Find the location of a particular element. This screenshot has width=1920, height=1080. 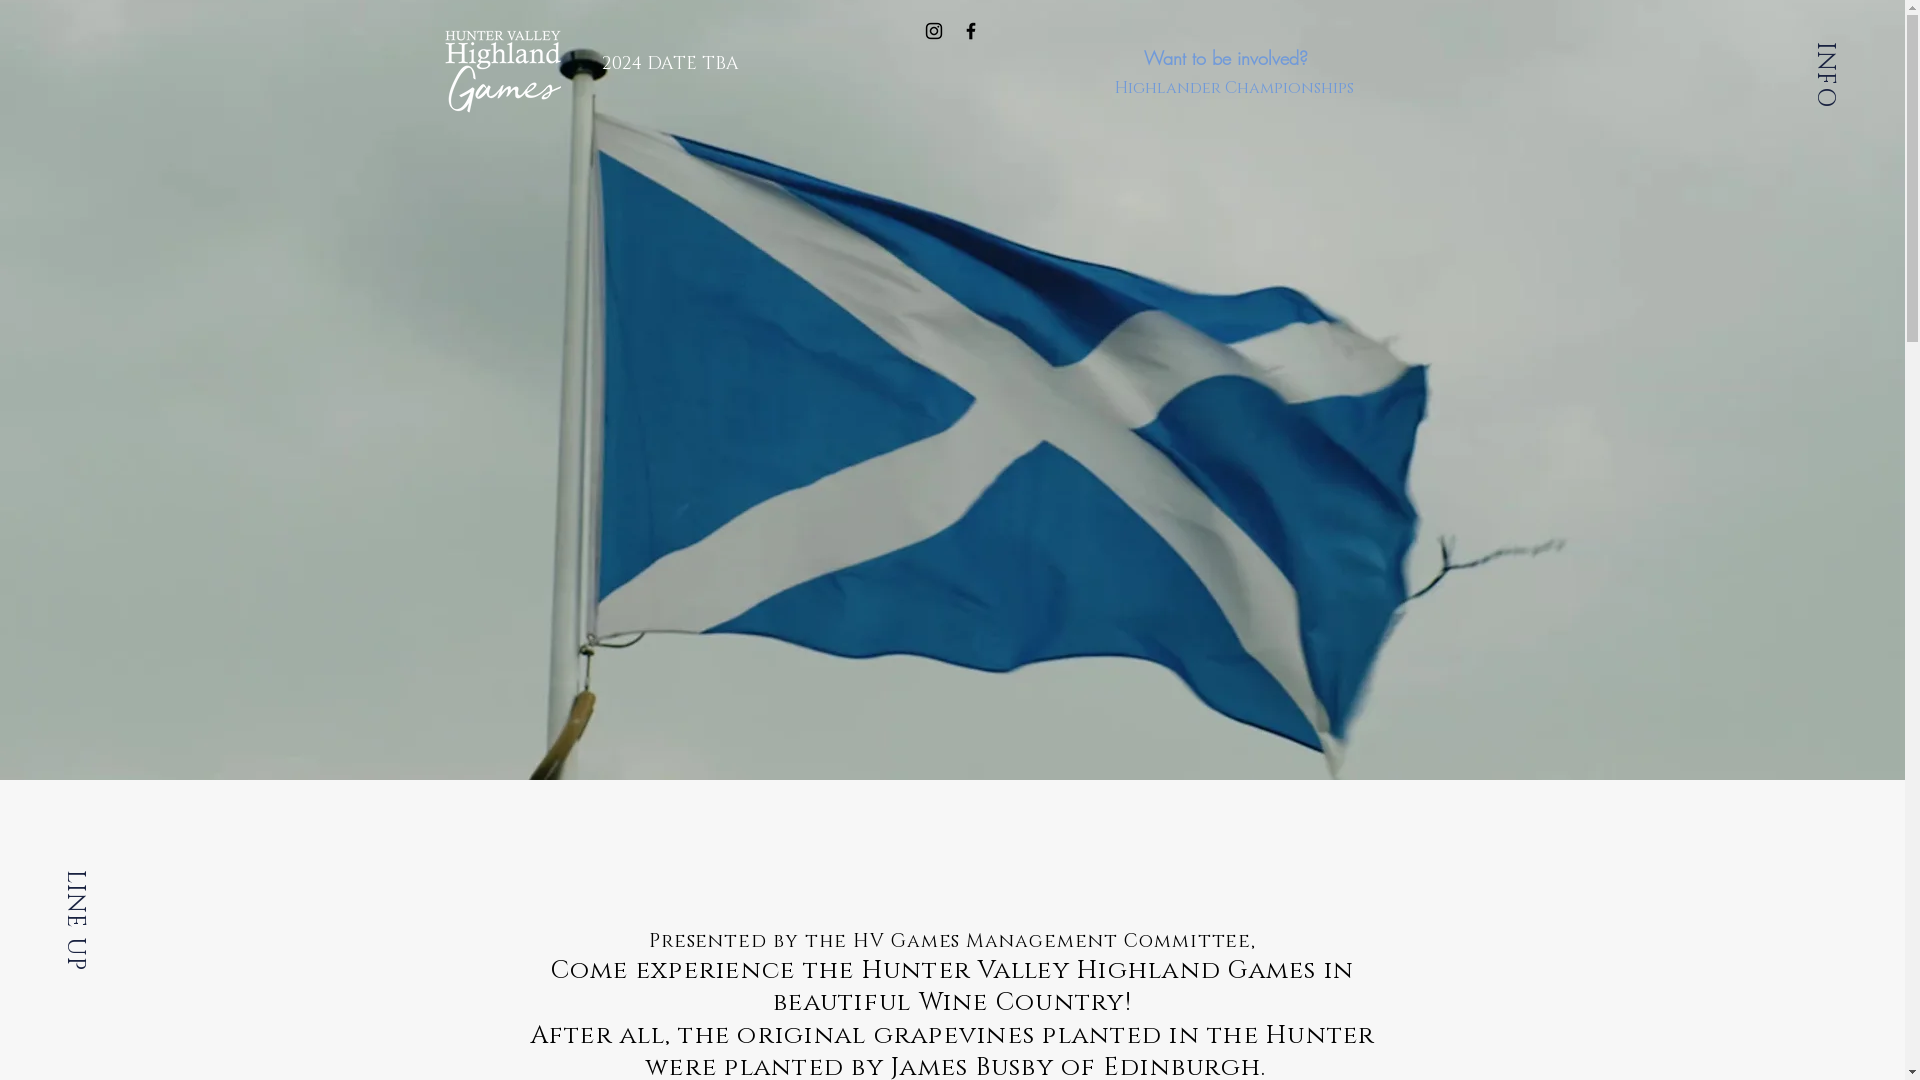

'LINE UP' is located at coordinates (107, 883).